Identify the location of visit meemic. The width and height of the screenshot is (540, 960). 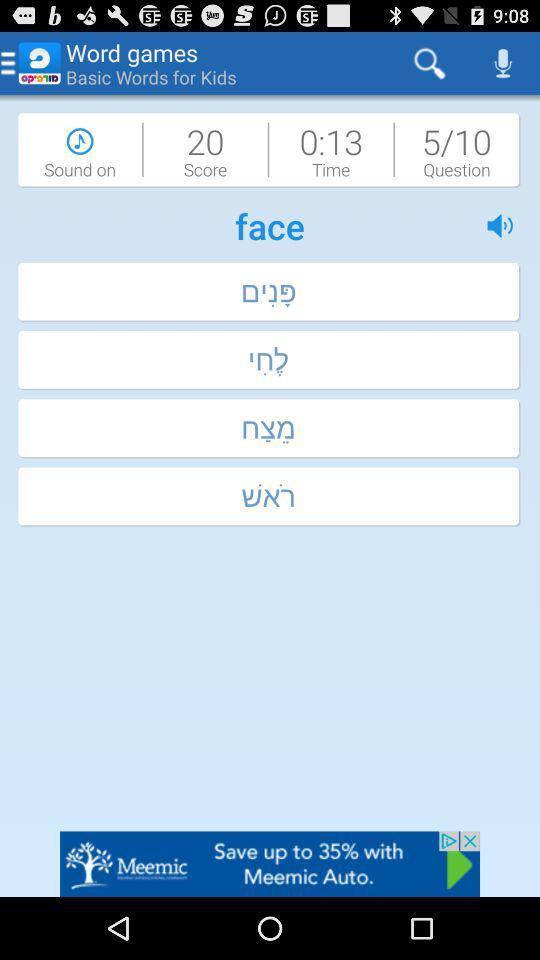
(270, 863).